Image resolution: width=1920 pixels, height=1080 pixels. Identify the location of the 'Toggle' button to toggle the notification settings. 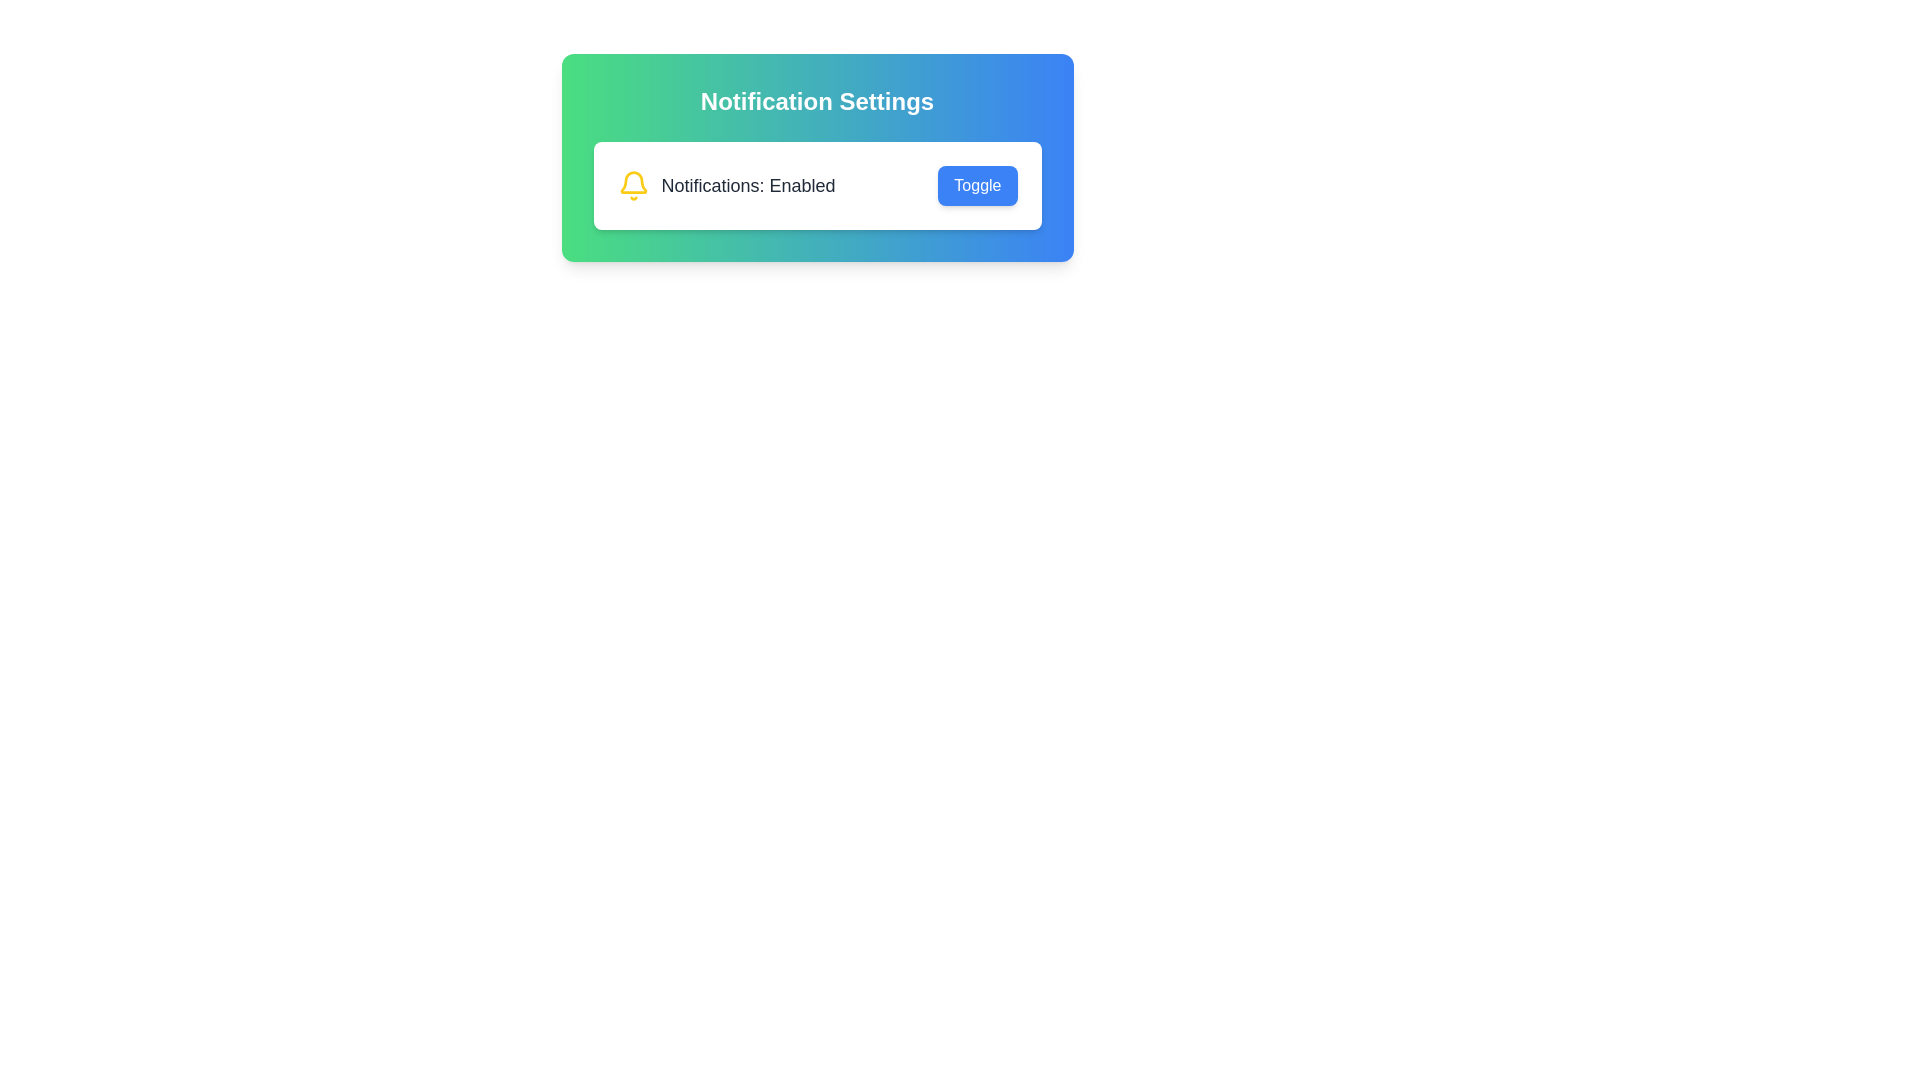
(977, 185).